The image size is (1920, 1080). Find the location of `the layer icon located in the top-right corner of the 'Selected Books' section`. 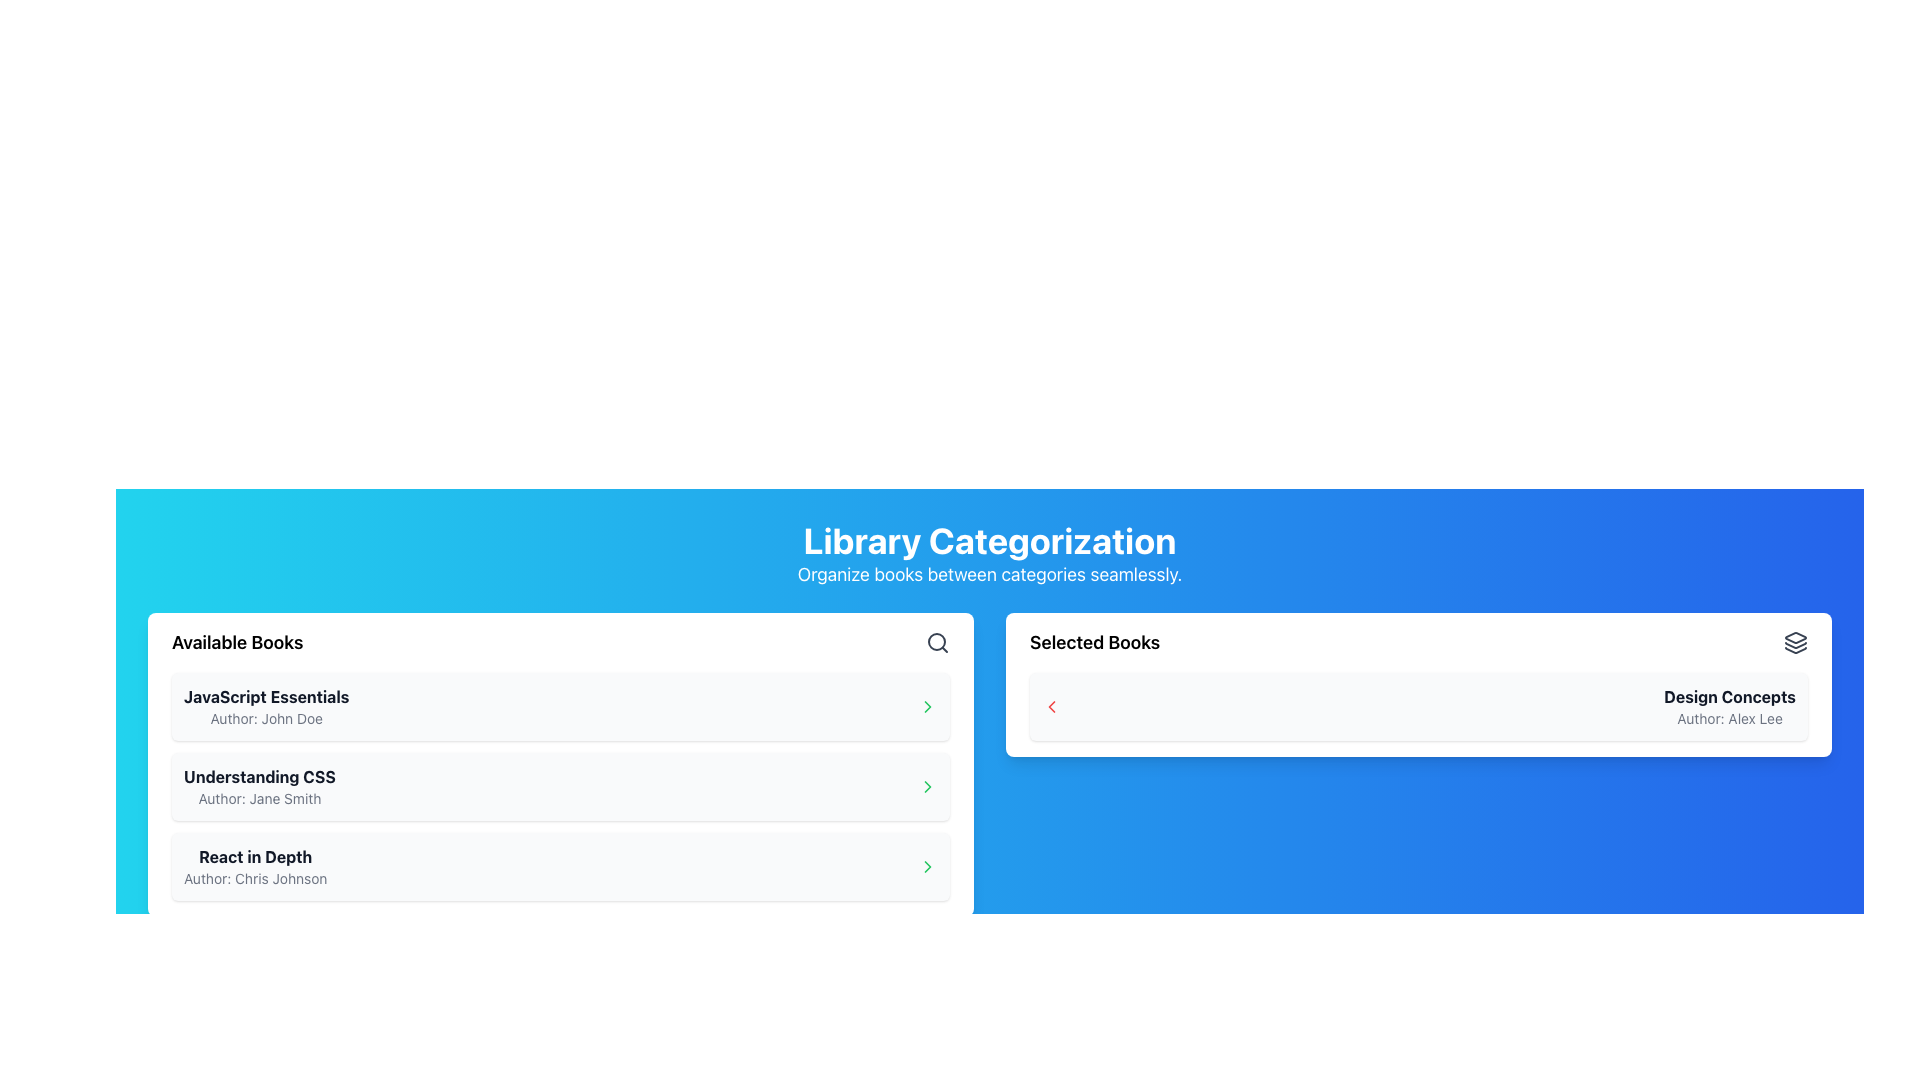

the layer icon located in the top-right corner of the 'Selected Books' section is located at coordinates (1795, 643).